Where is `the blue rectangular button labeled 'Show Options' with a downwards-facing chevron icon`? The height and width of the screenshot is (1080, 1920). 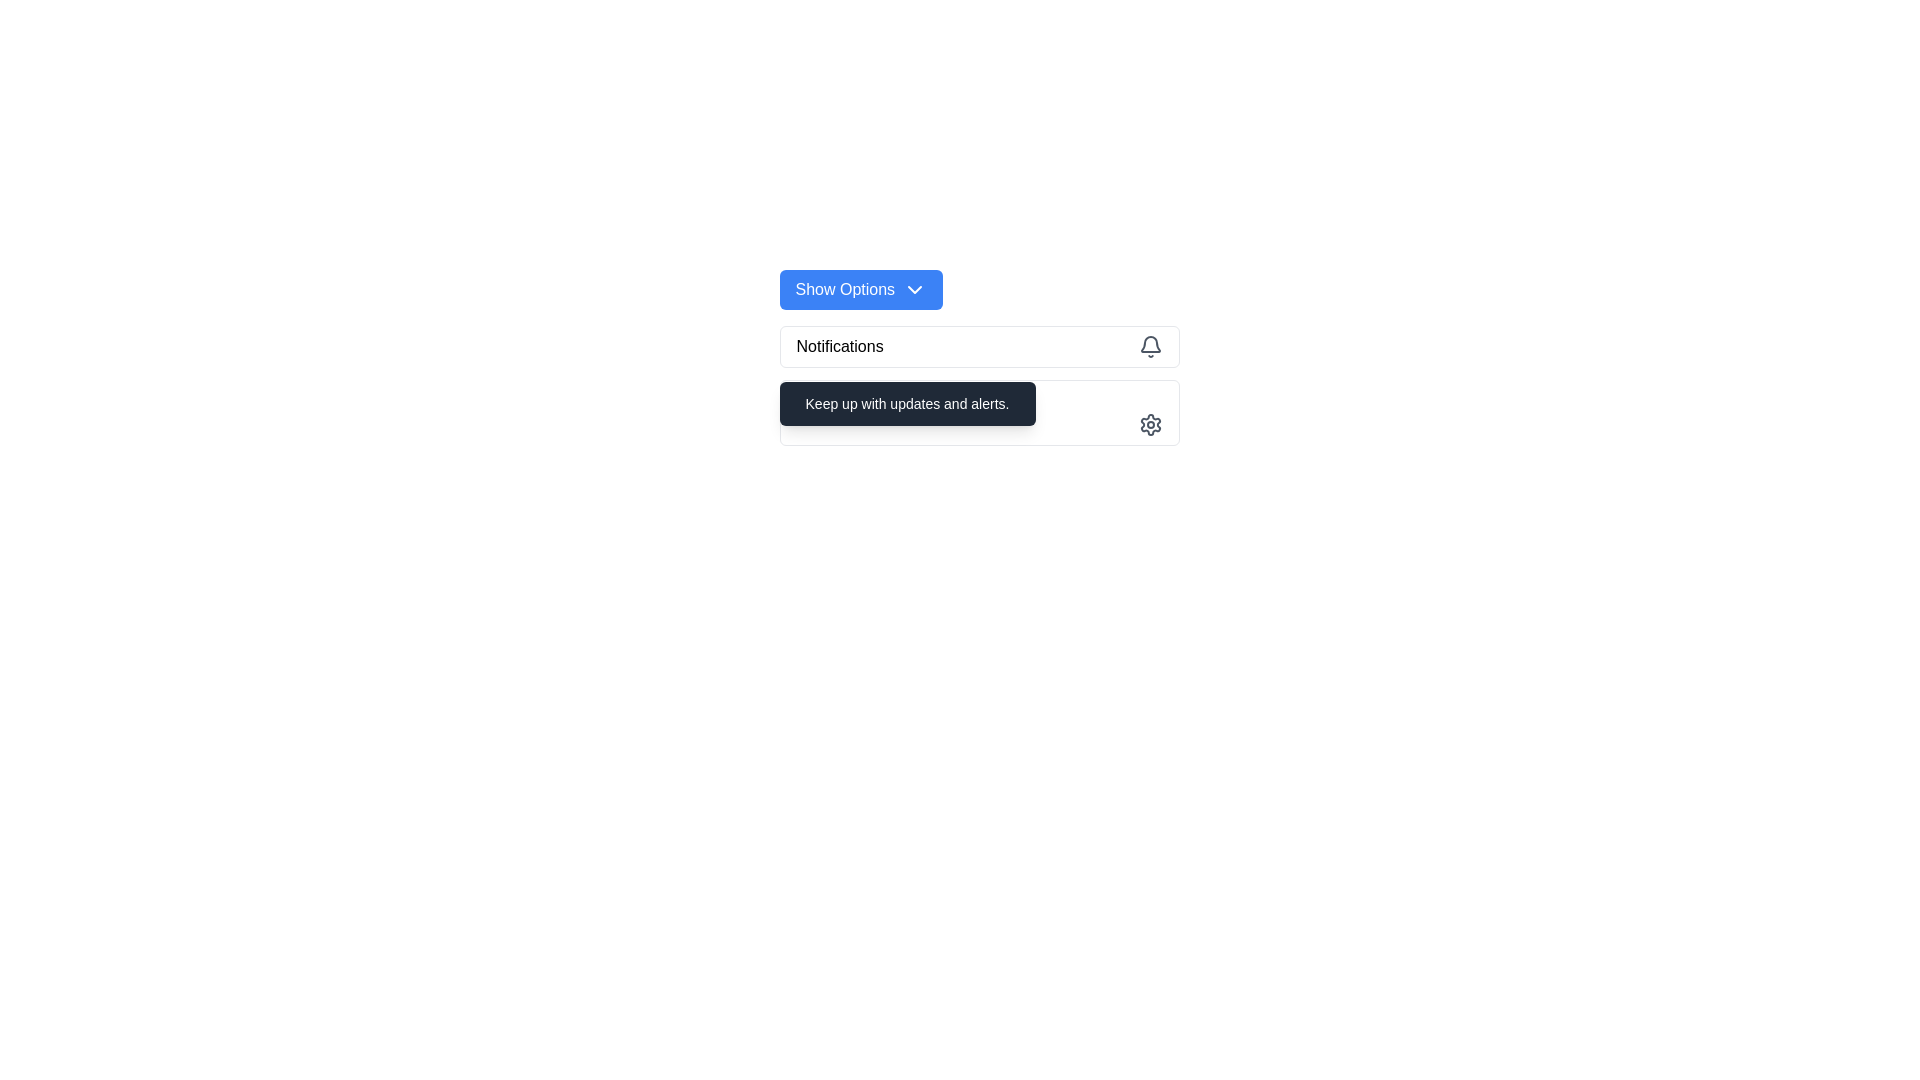 the blue rectangular button labeled 'Show Options' with a downwards-facing chevron icon is located at coordinates (861, 289).